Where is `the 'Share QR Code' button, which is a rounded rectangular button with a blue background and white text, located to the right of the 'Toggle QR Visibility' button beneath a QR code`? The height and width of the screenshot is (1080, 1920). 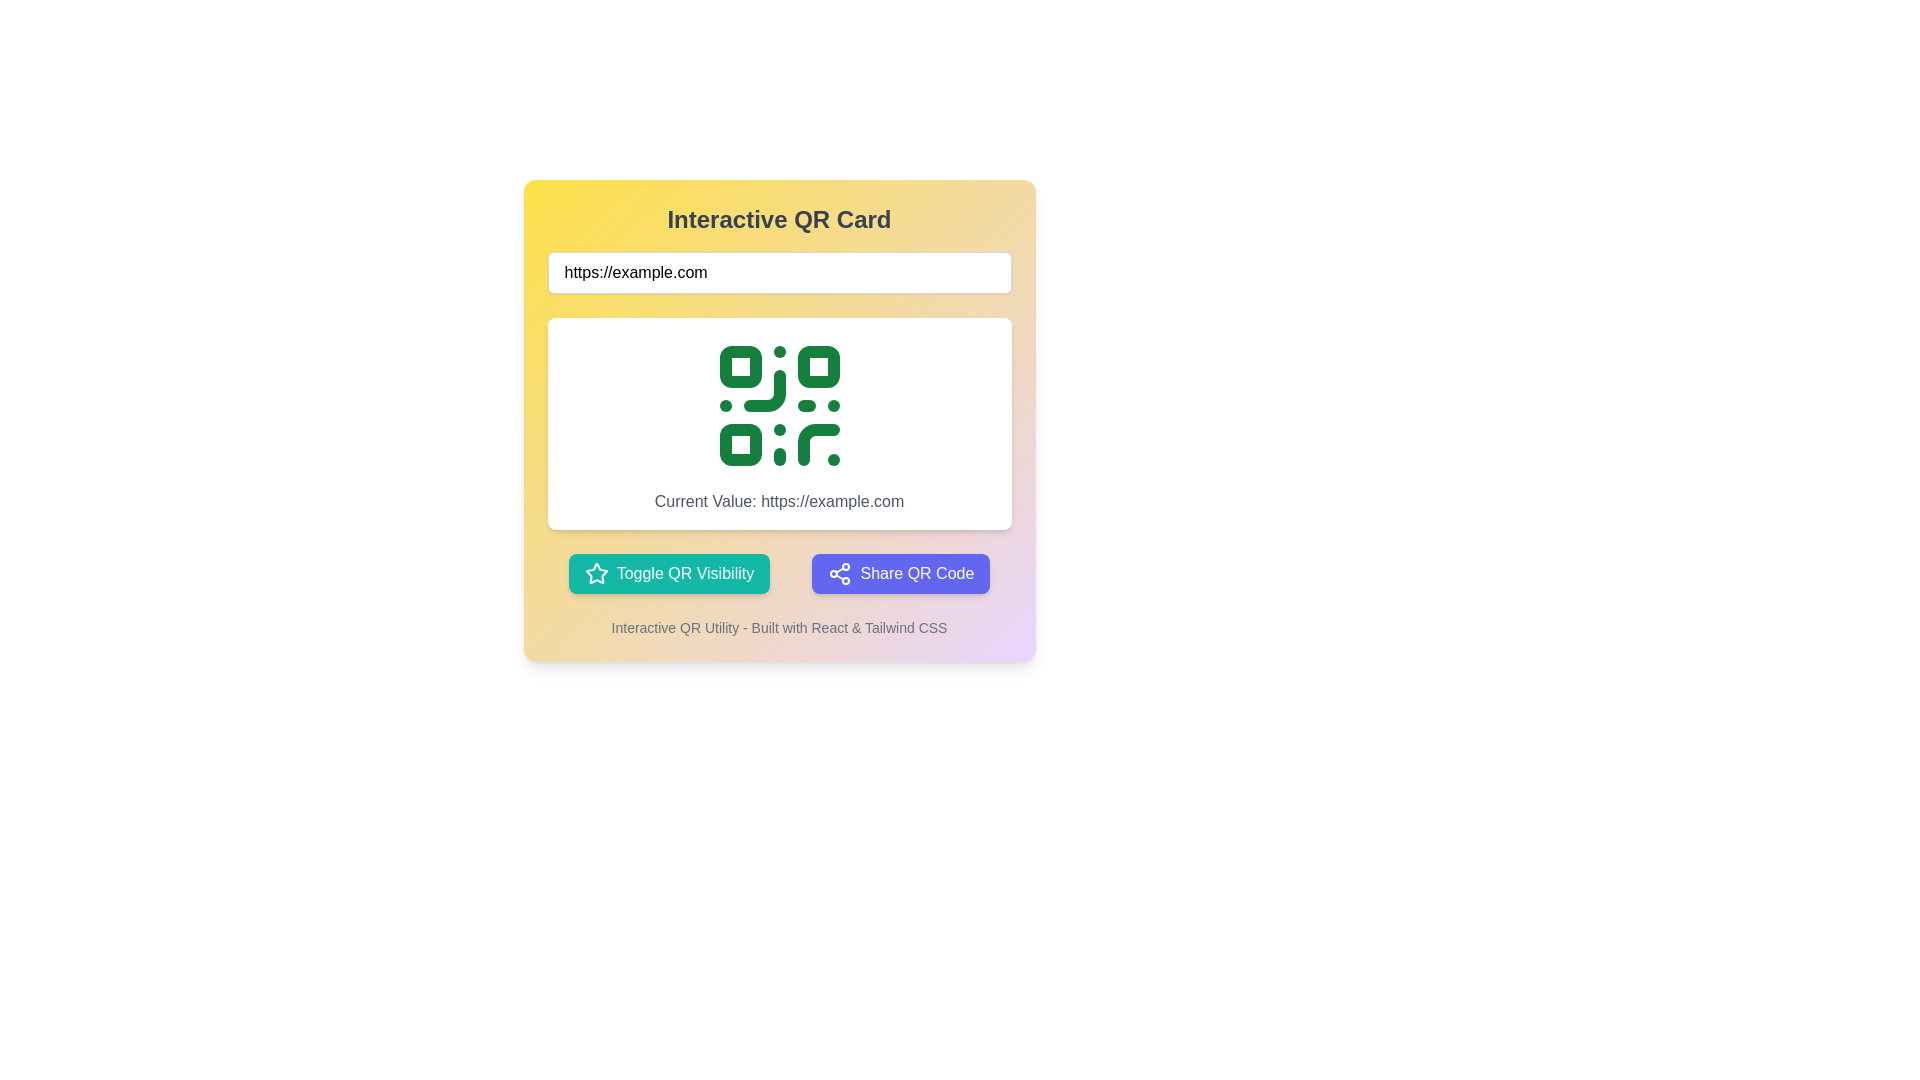 the 'Share QR Code' button, which is a rounded rectangular button with a blue background and white text, located to the right of the 'Toggle QR Visibility' button beneath a QR code is located at coordinates (900, 574).